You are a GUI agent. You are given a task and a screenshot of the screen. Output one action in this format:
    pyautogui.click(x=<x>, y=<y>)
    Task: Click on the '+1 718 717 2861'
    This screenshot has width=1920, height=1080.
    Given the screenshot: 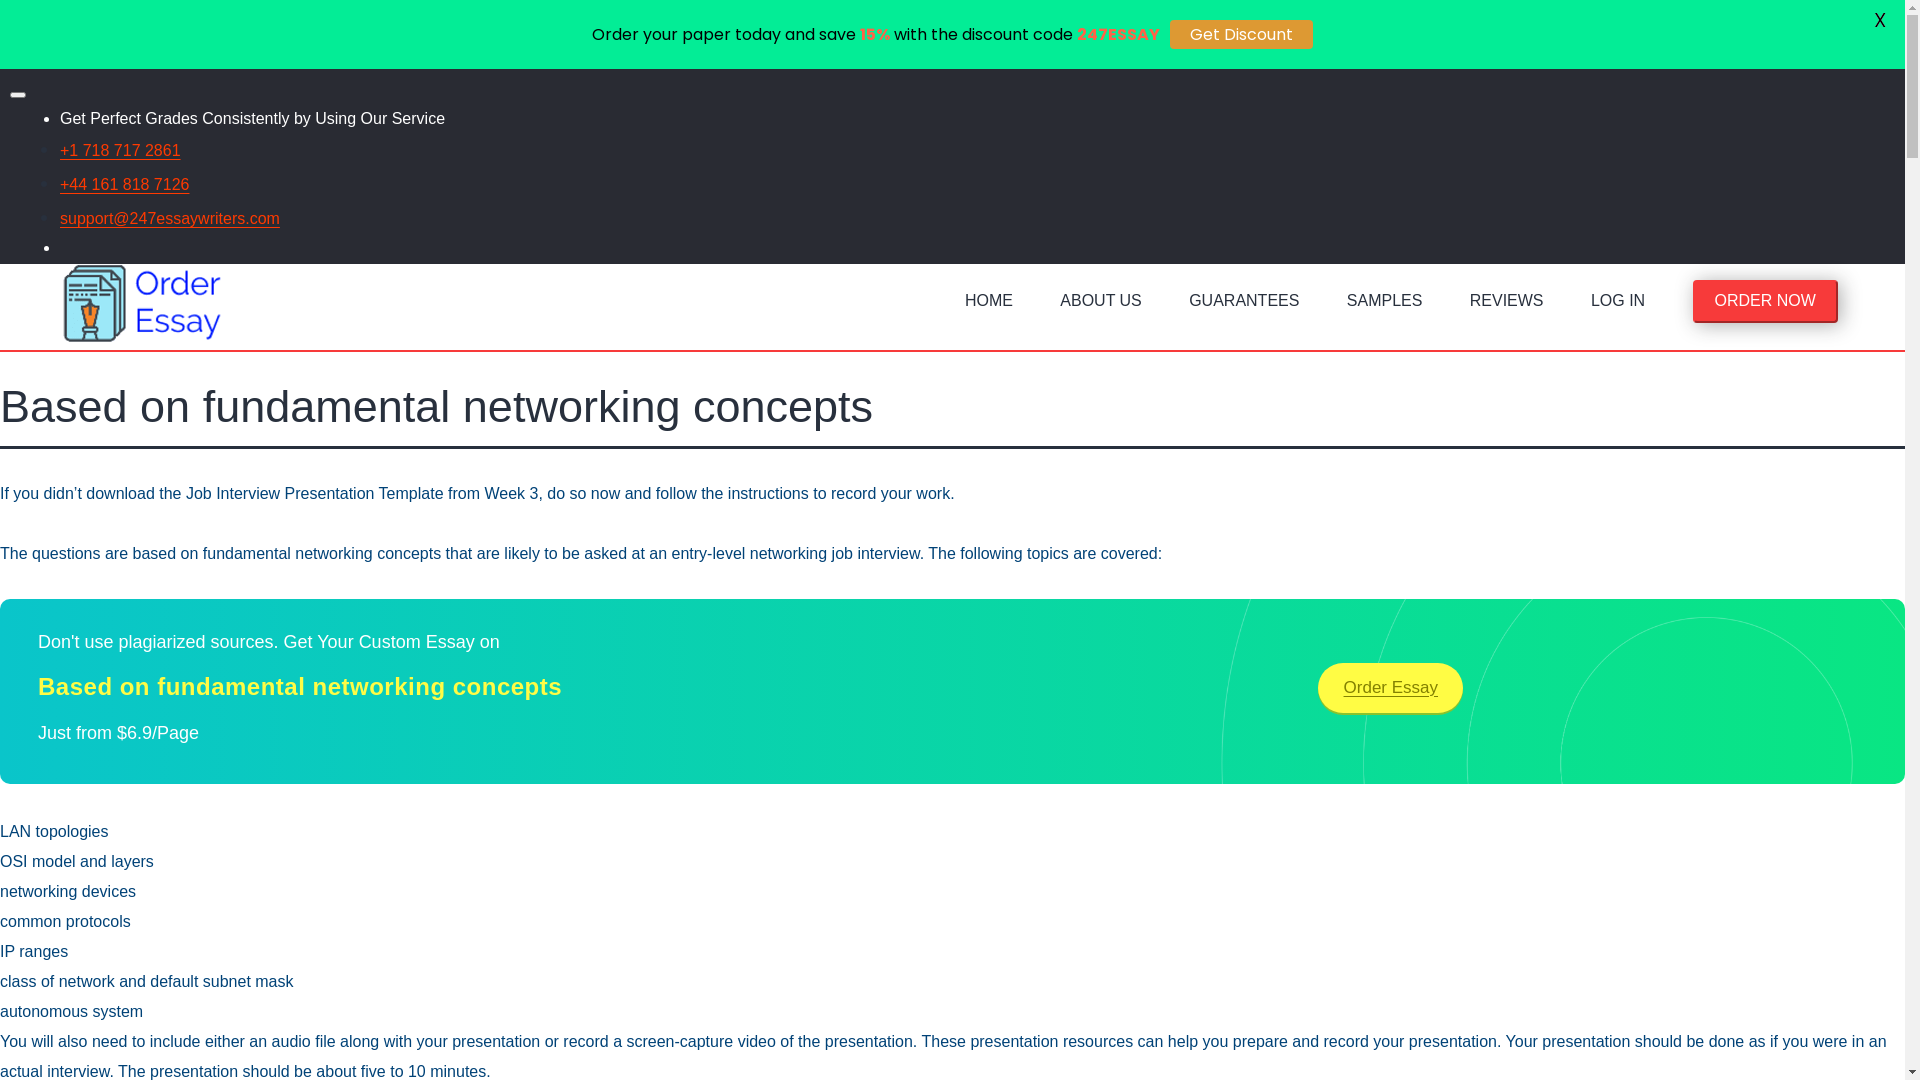 What is the action you would take?
    pyautogui.click(x=119, y=149)
    